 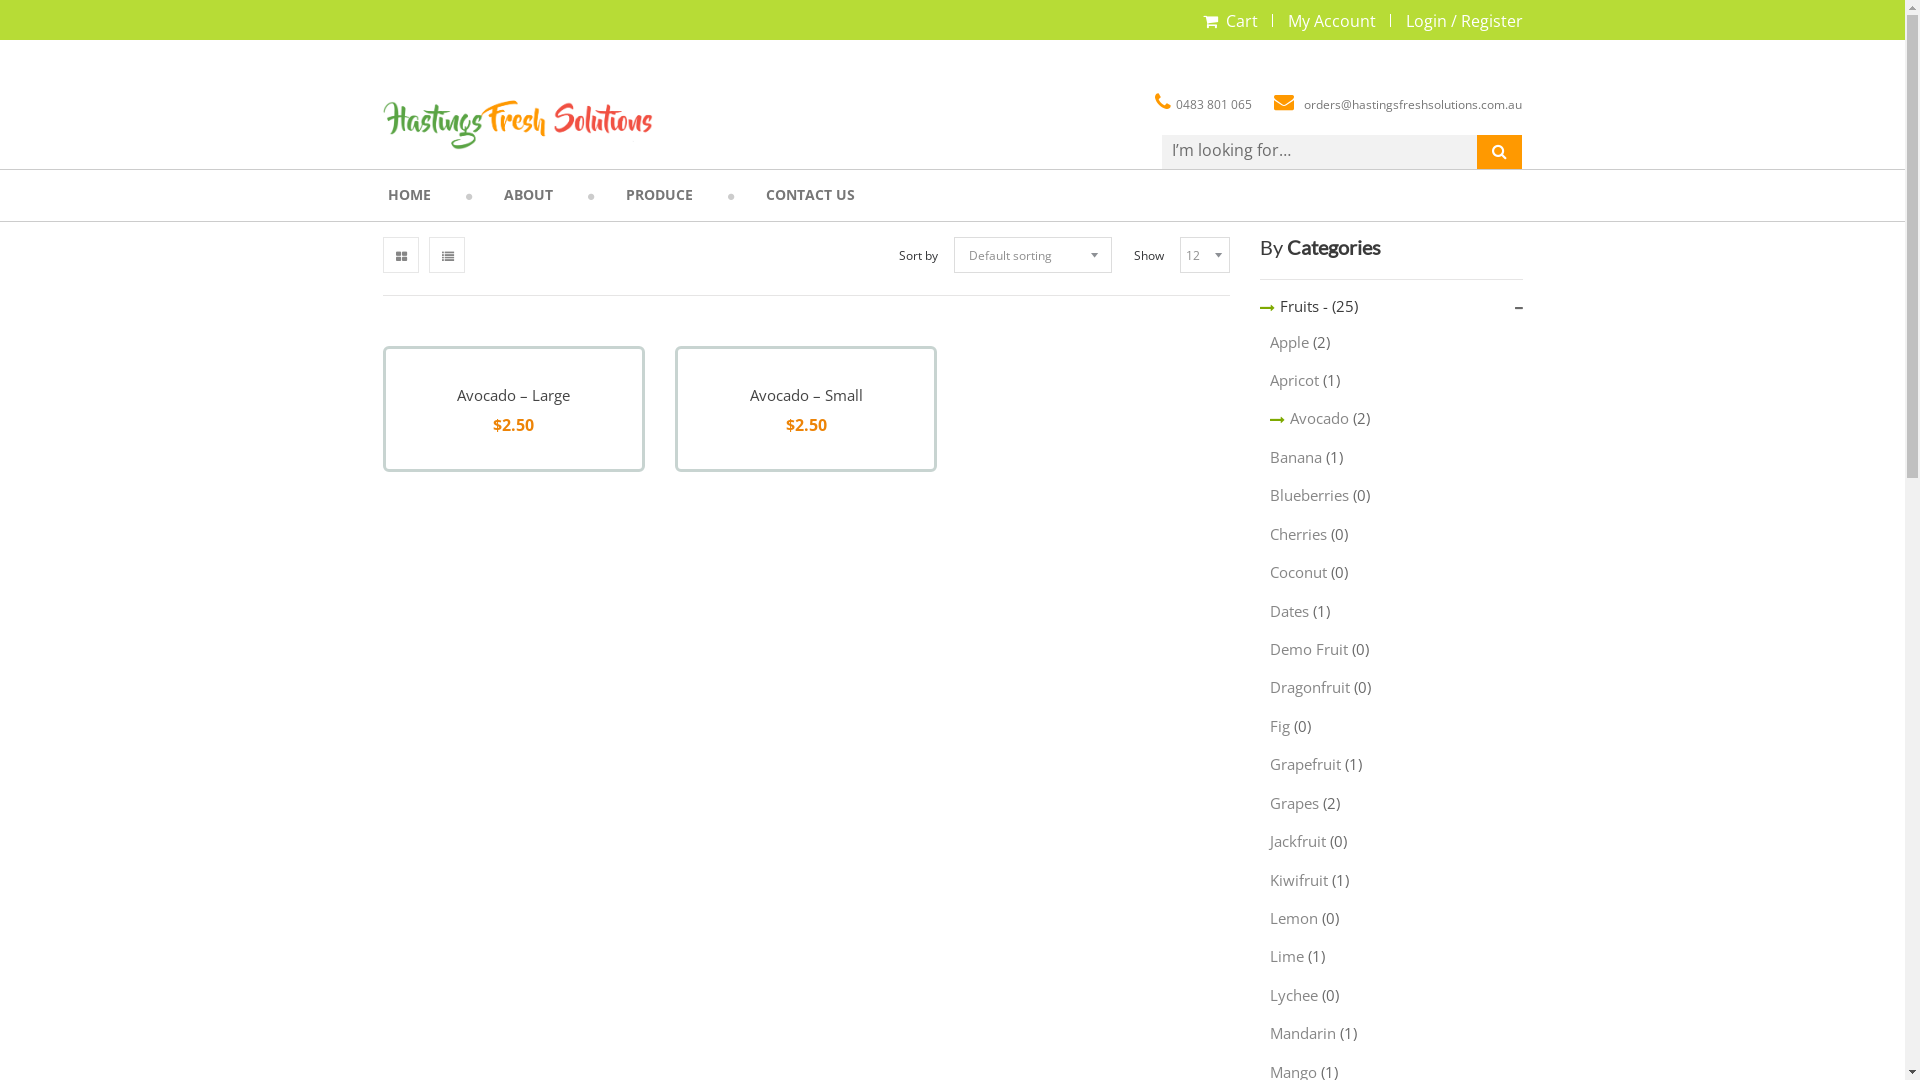 What do you see at coordinates (1280, 725) in the screenshot?
I see `'Fig'` at bounding box center [1280, 725].